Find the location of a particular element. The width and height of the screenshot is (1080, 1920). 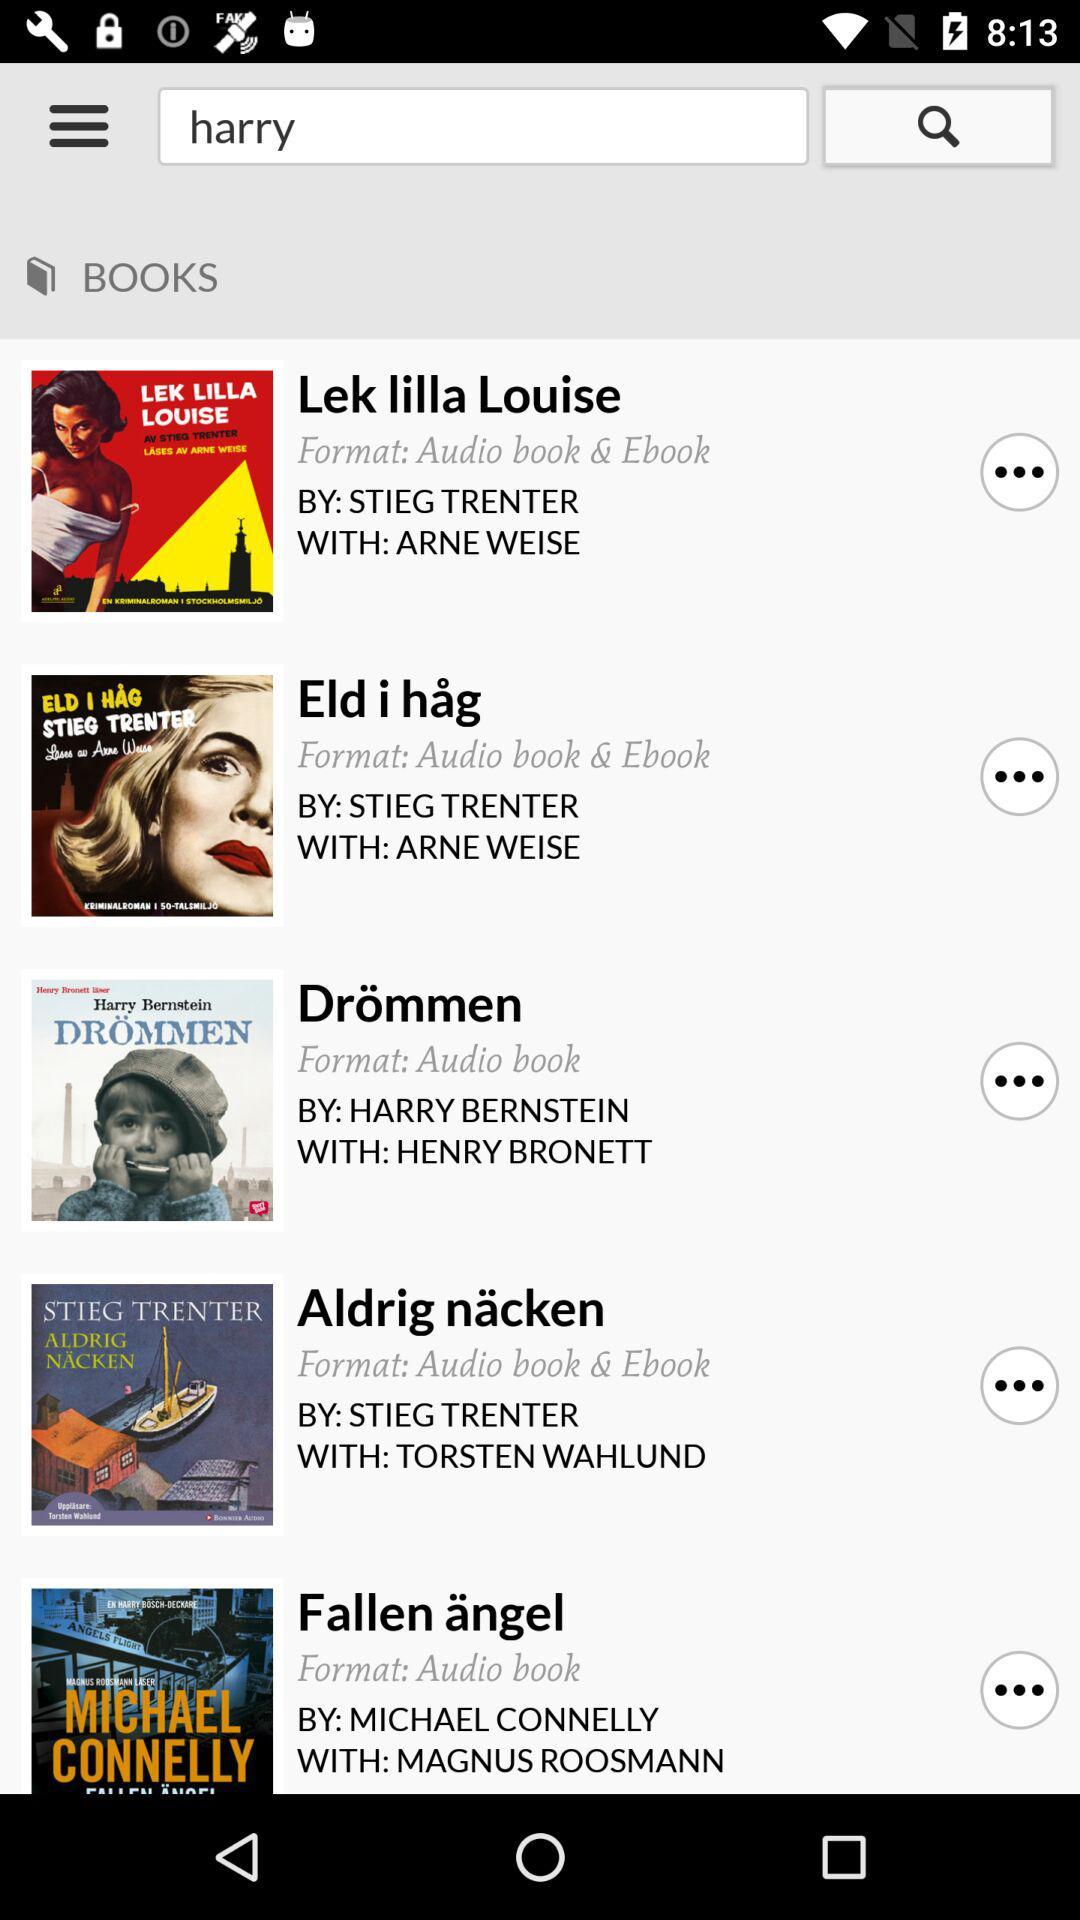

icon above the format: audio book item is located at coordinates (671, 1611).